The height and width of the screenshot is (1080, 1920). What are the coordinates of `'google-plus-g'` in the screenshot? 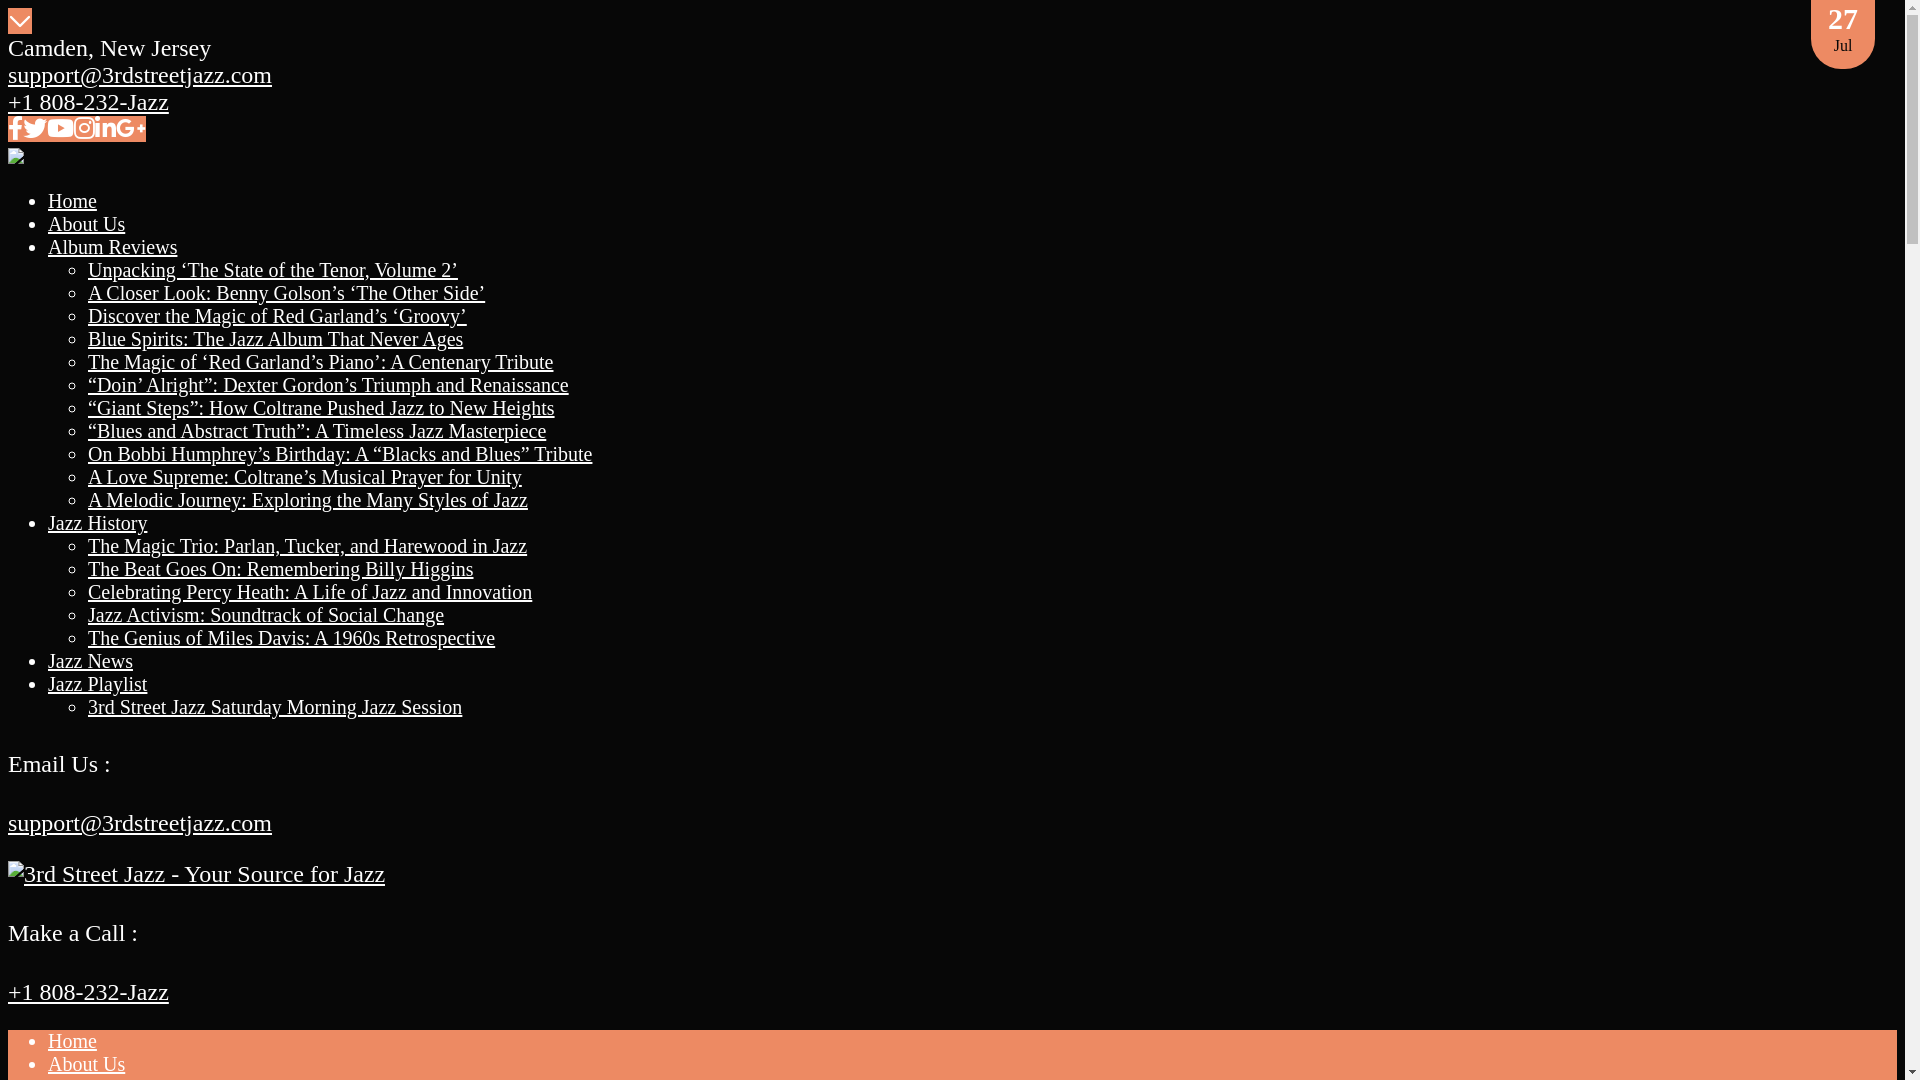 It's located at (114, 128).